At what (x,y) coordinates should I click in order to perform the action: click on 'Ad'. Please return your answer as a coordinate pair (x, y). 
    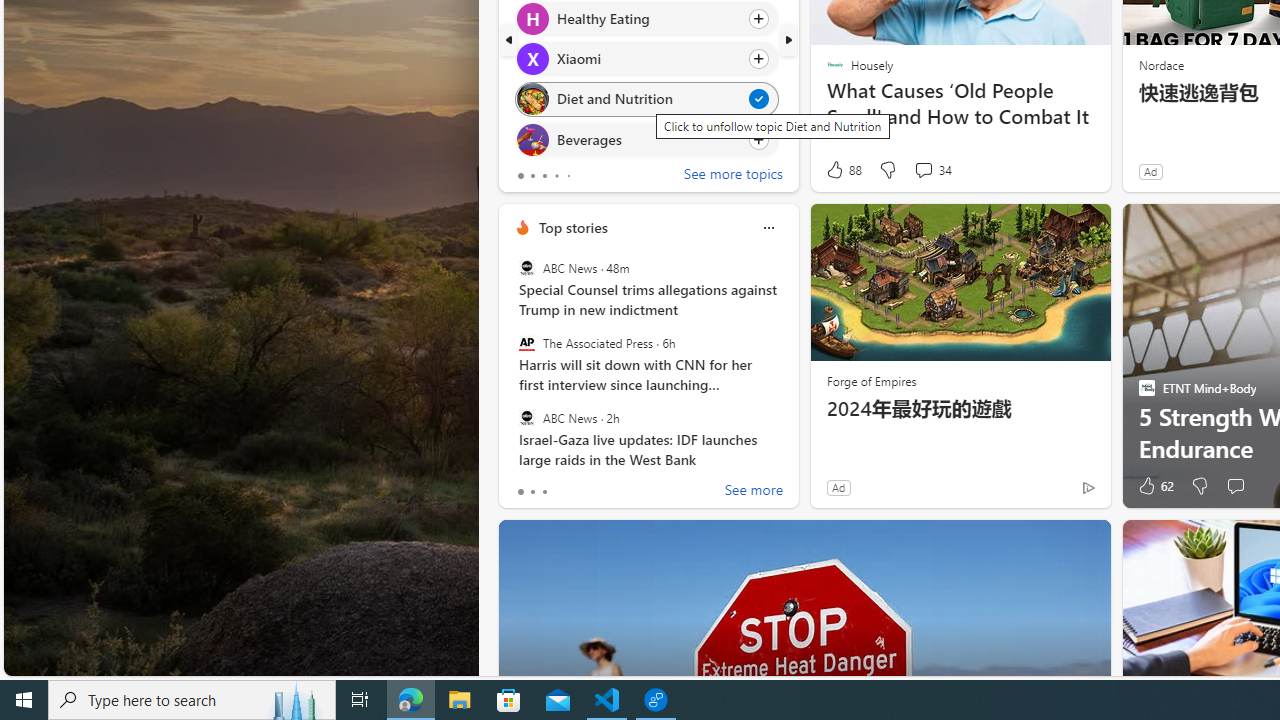
    Looking at the image, I should click on (838, 487).